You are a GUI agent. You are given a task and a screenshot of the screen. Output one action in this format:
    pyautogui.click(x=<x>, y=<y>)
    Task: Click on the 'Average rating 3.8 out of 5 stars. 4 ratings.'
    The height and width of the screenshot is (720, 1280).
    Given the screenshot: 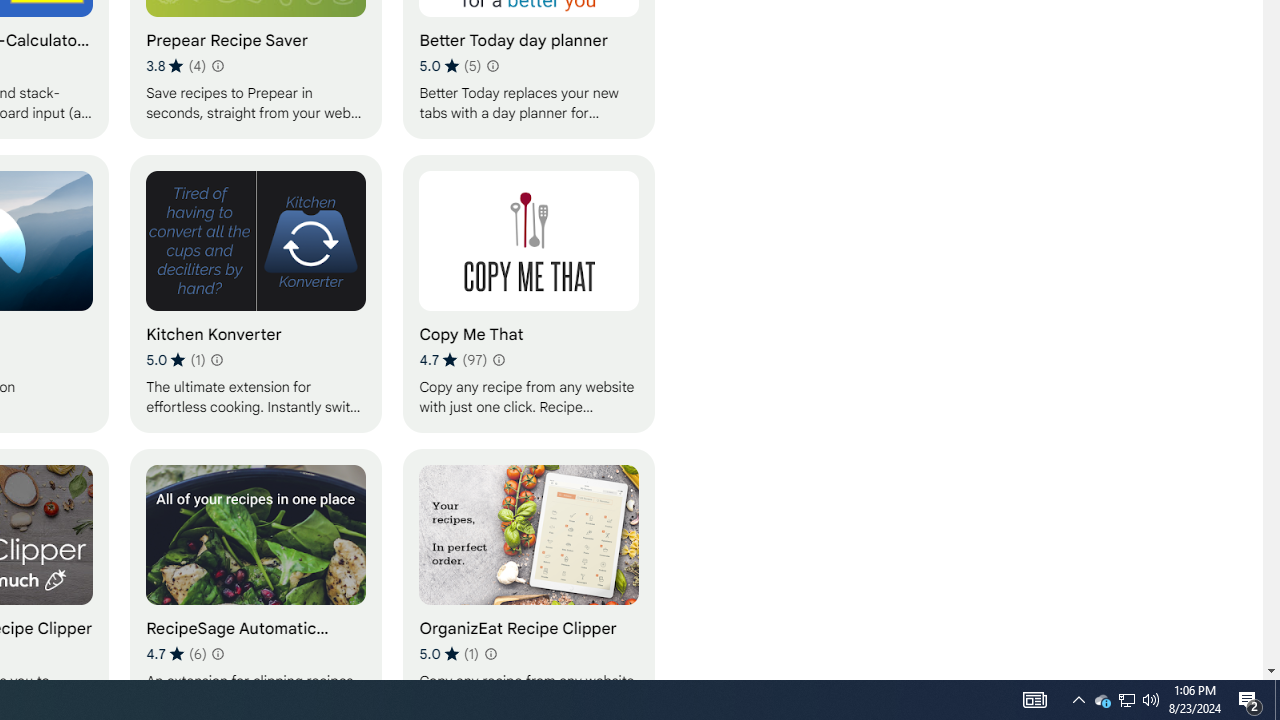 What is the action you would take?
    pyautogui.click(x=176, y=65)
    